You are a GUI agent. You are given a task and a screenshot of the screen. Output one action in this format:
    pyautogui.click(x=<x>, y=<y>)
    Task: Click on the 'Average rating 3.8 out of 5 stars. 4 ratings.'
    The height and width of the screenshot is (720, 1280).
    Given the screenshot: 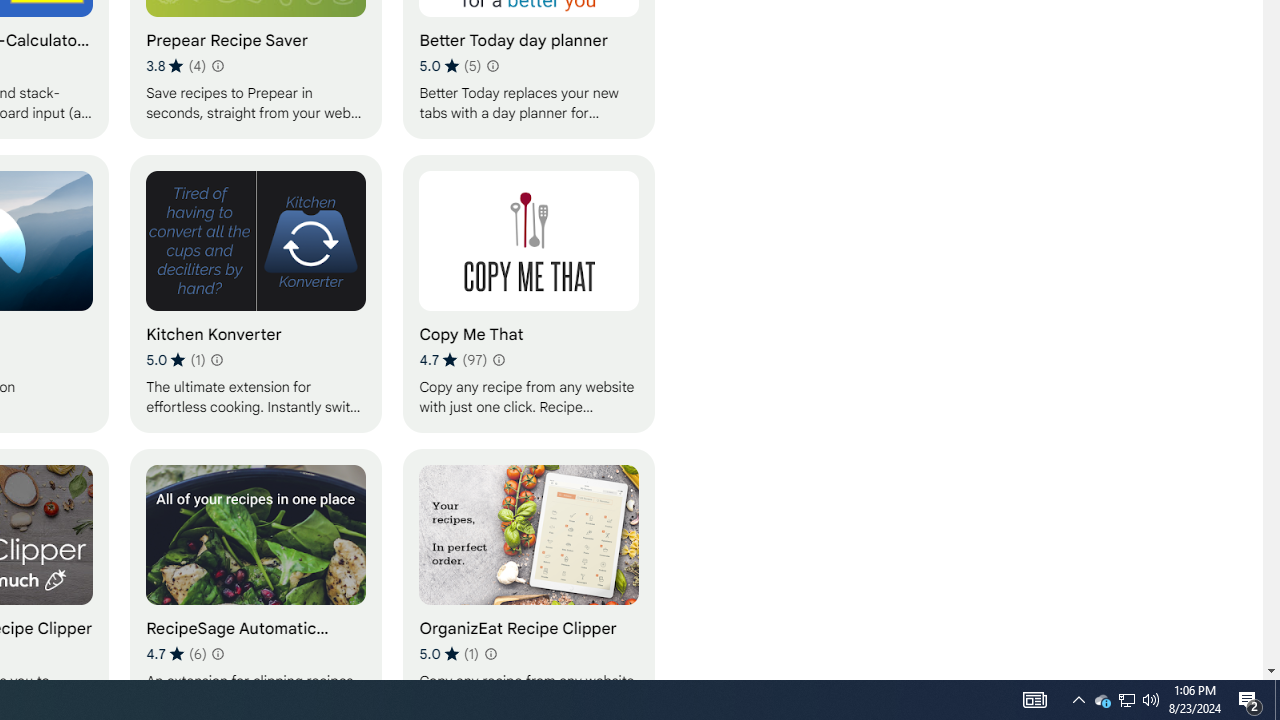 What is the action you would take?
    pyautogui.click(x=176, y=65)
    